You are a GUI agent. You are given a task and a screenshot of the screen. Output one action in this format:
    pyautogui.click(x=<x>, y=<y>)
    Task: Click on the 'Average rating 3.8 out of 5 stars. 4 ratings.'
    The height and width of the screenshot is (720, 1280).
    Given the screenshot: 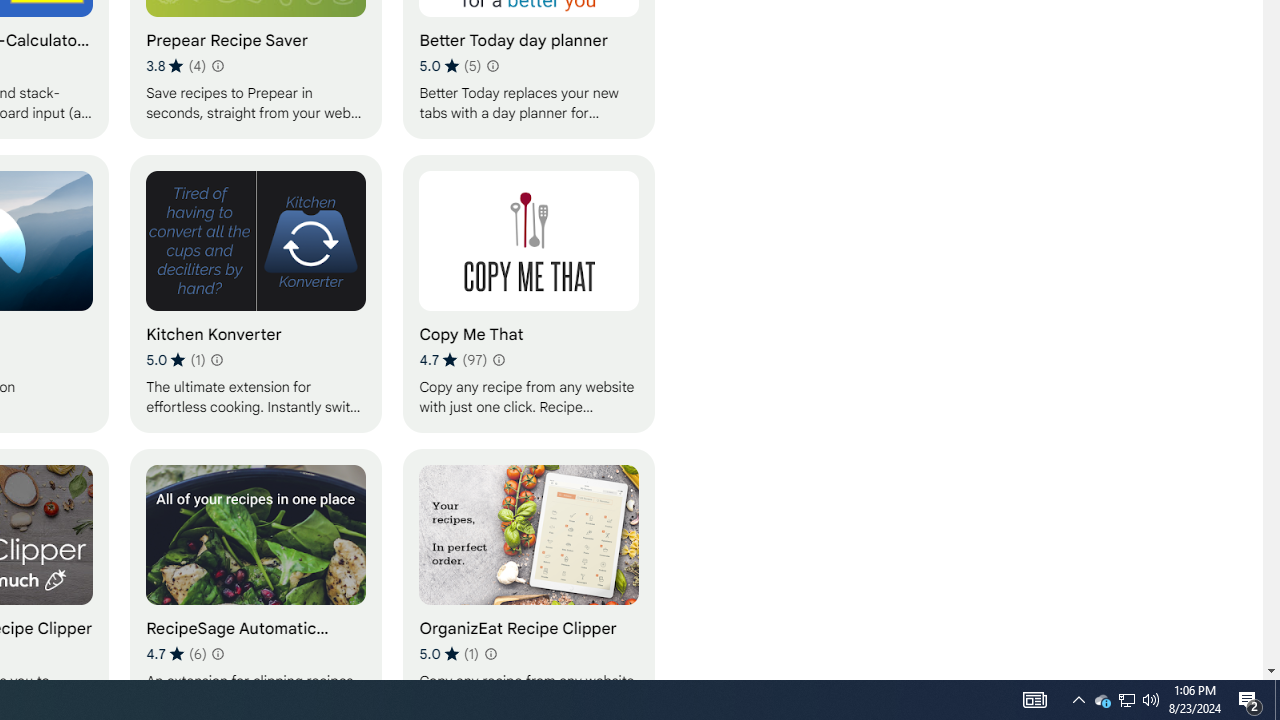 What is the action you would take?
    pyautogui.click(x=176, y=65)
    